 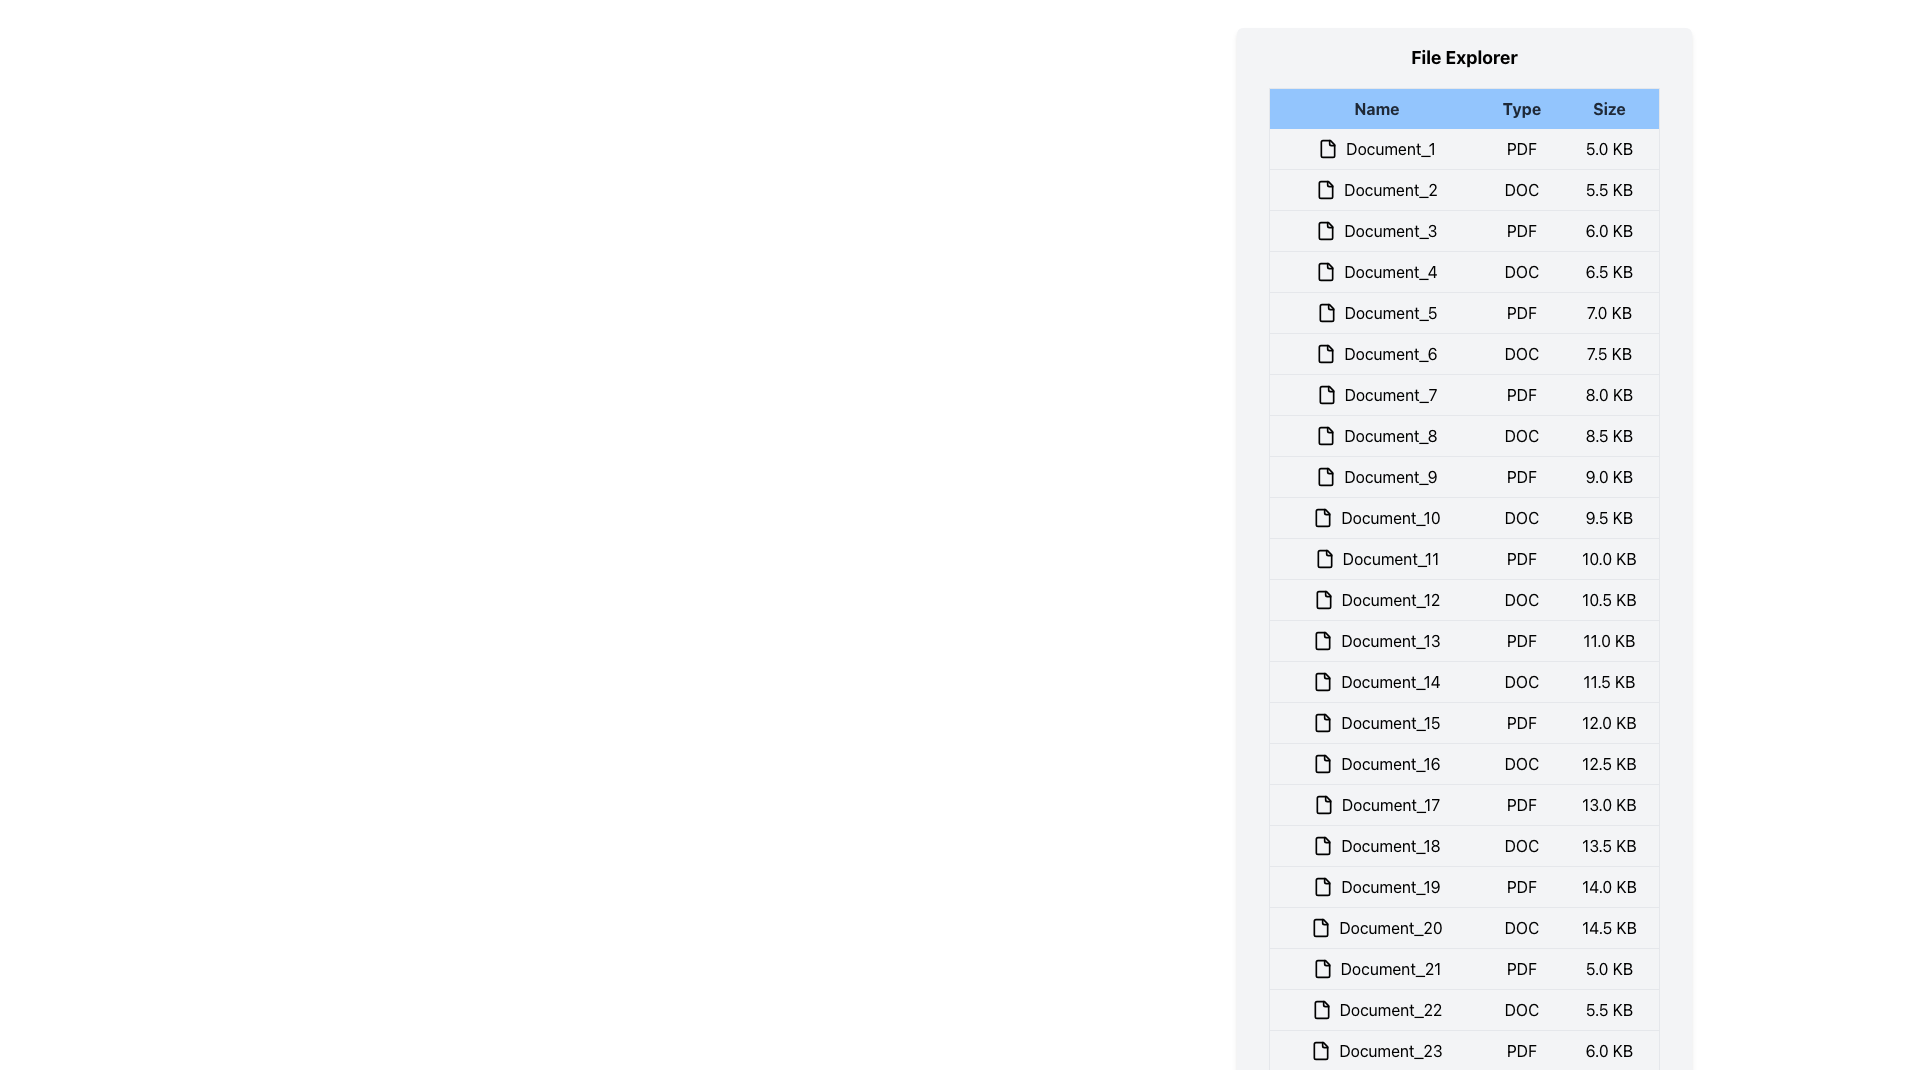 I want to click on the document icon located in the 'Document_13' row of the file explorer, so click(x=1323, y=640).